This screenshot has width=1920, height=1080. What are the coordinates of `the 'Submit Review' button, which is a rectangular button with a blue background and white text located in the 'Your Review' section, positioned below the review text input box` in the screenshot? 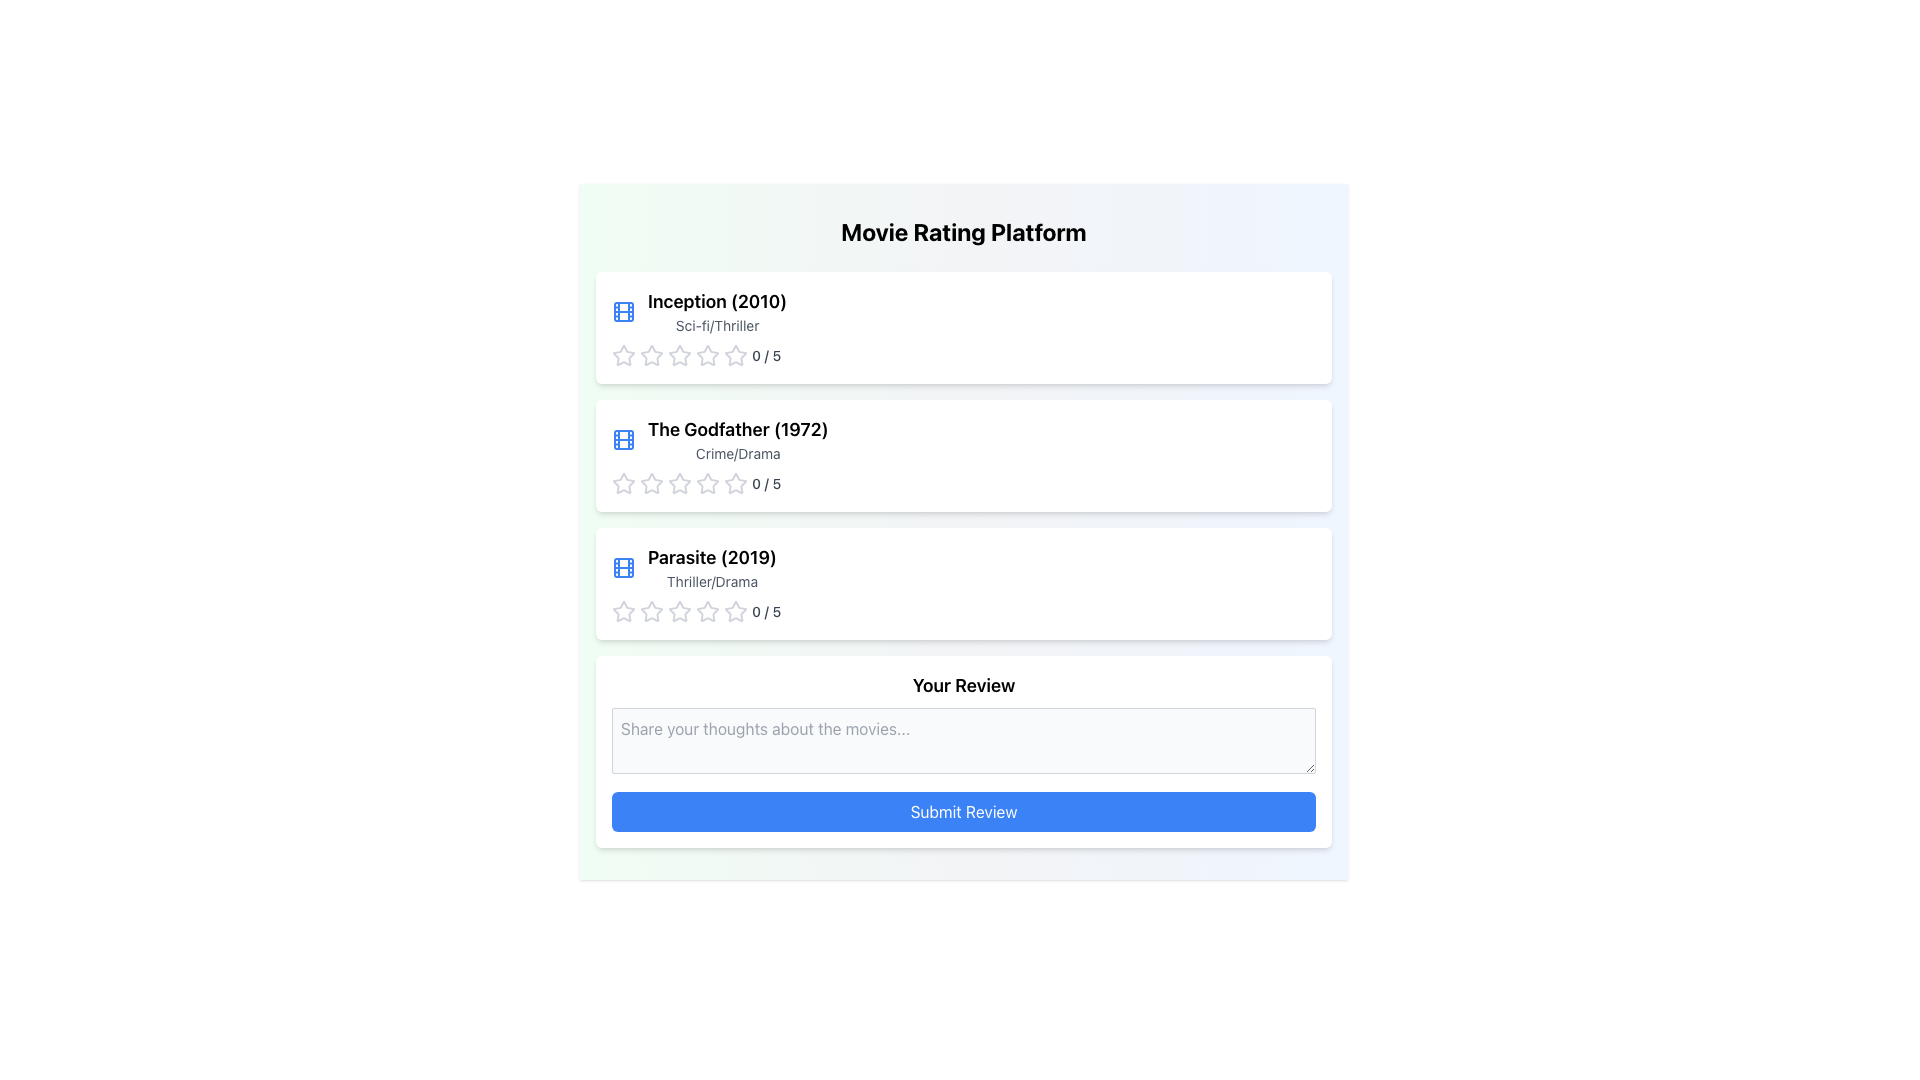 It's located at (964, 812).